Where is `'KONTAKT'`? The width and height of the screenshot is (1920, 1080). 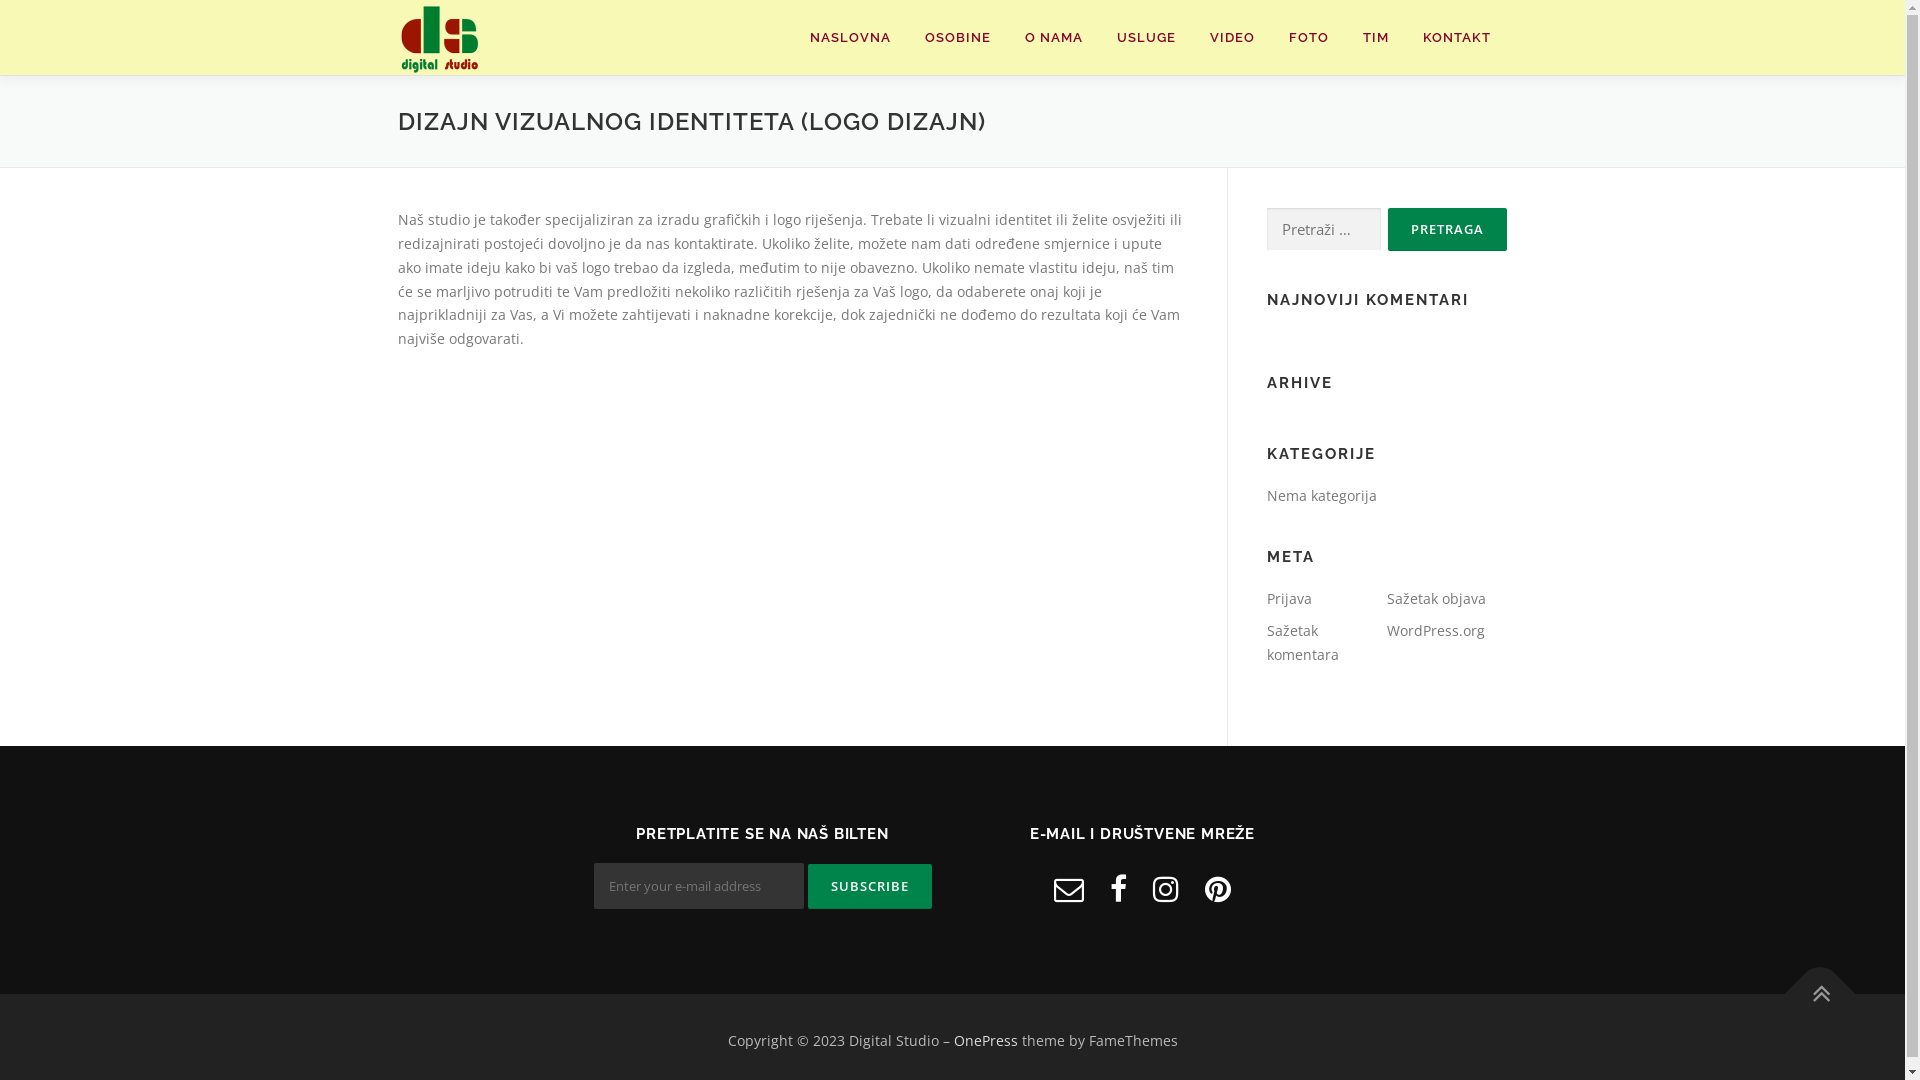 'KONTAKT' is located at coordinates (1457, 37).